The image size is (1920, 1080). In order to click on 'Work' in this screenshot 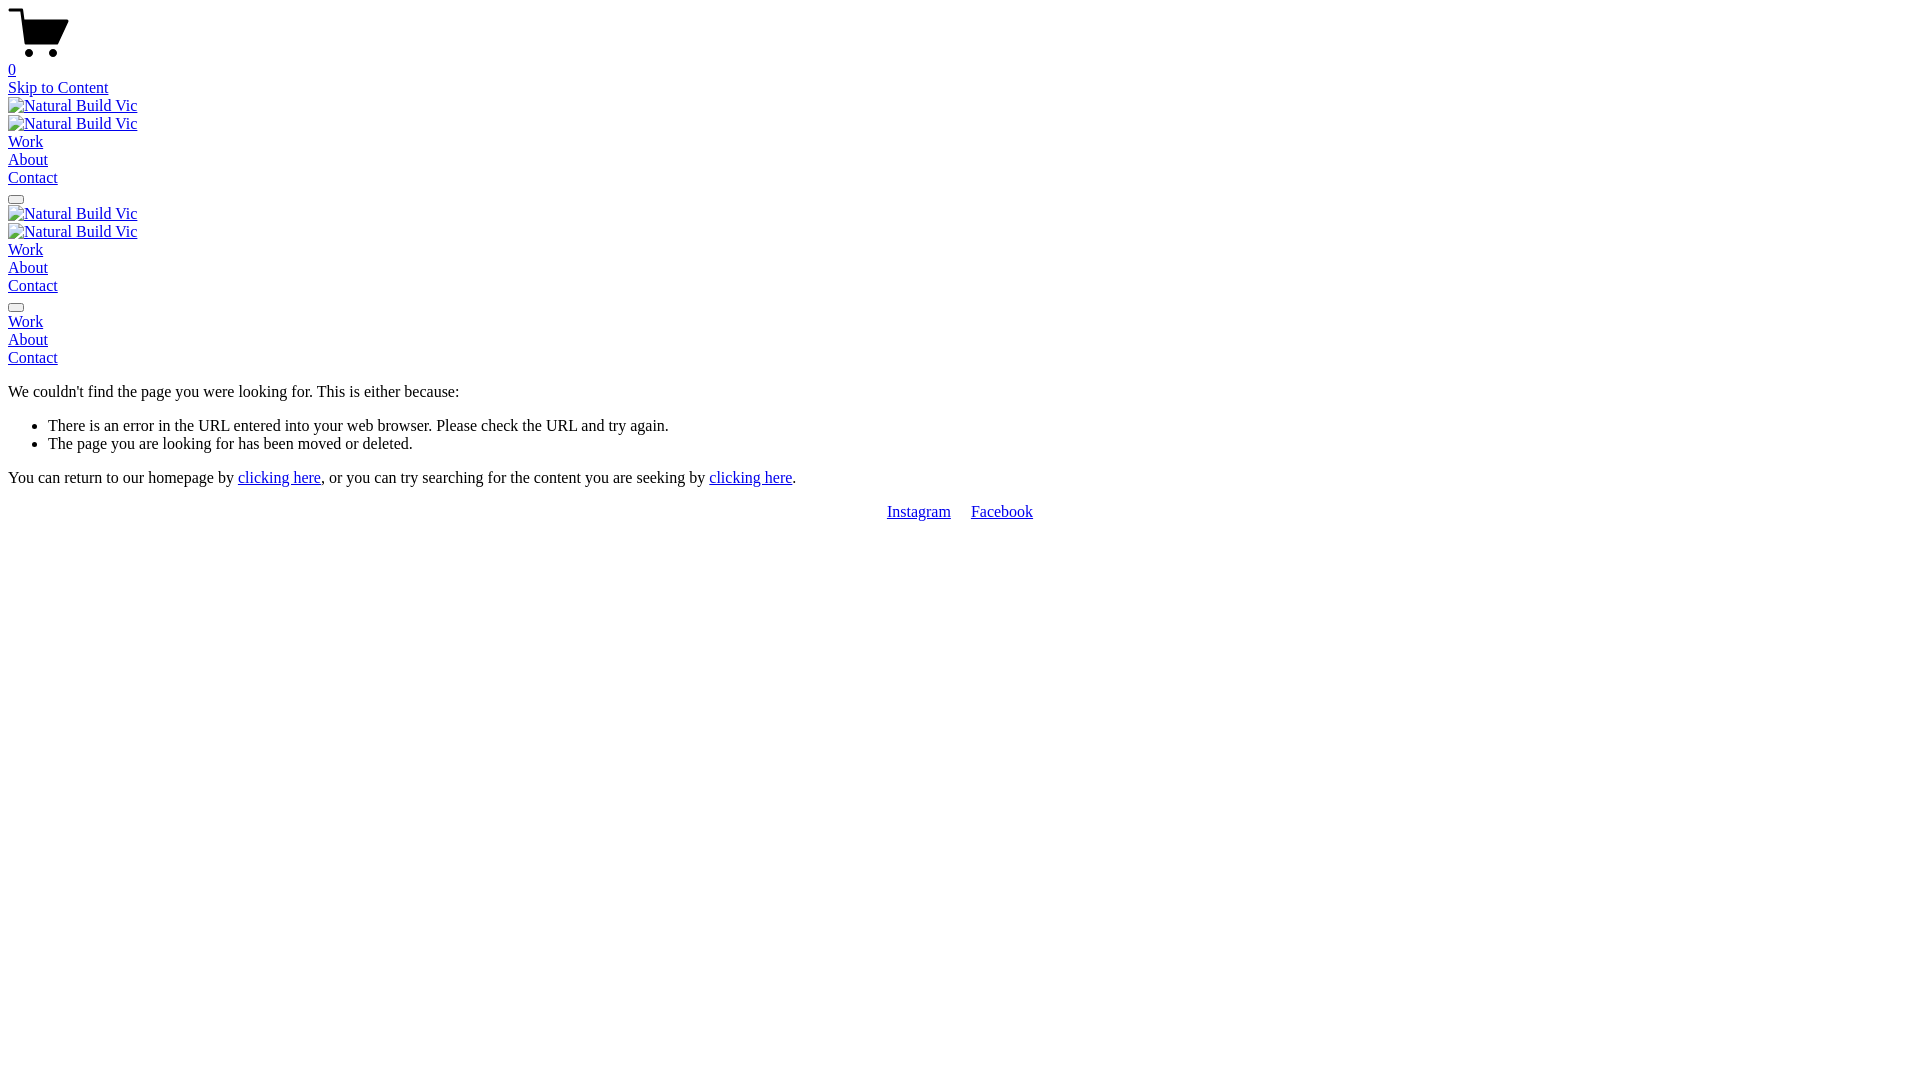, I will do `click(25, 140)`.